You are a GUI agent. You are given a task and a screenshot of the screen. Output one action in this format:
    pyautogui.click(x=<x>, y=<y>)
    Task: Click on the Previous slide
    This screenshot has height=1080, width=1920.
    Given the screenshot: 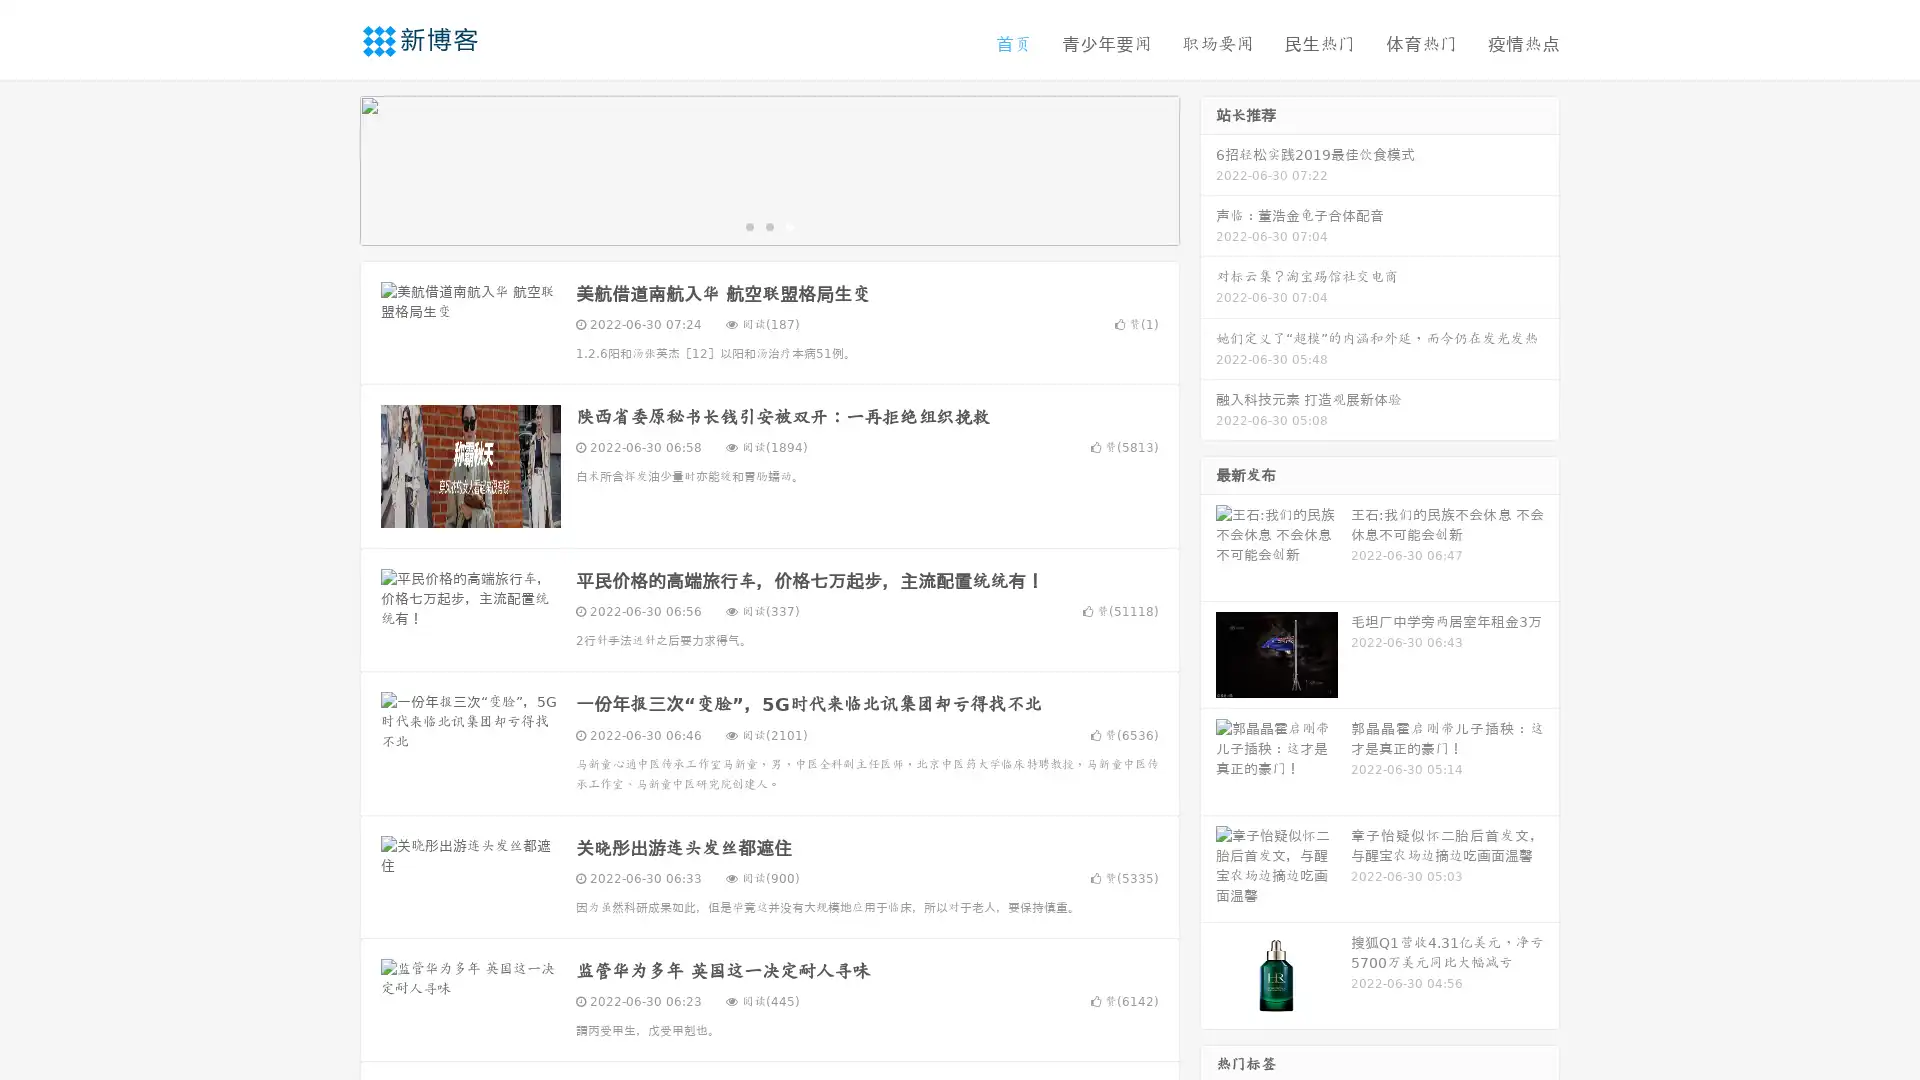 What is the action you would take?
    pyautogui.click(x=330, y=168)
    